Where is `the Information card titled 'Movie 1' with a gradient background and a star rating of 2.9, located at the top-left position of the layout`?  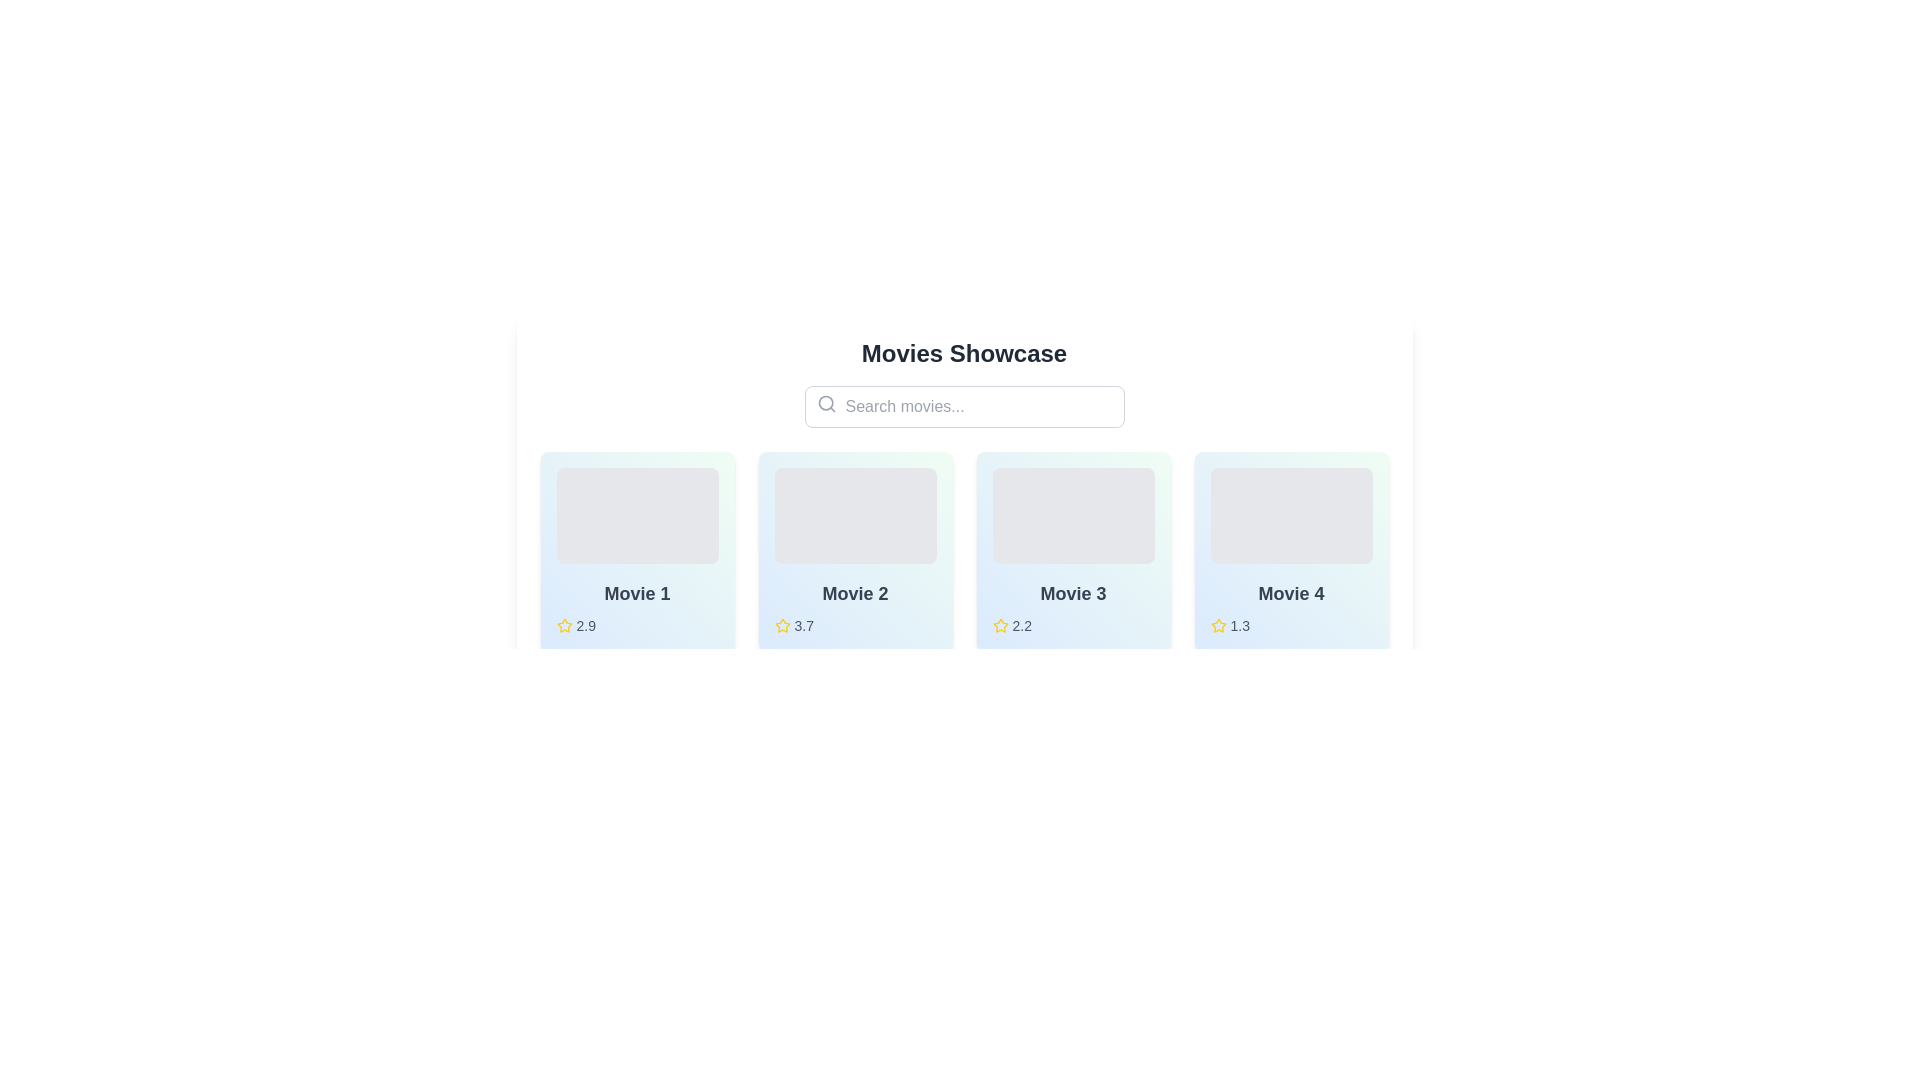 the Information card titled 'Movie 1' with a gradient background and a star rating of 2.9, located at the top-left position of the layout is located at coordinates (636, 551).